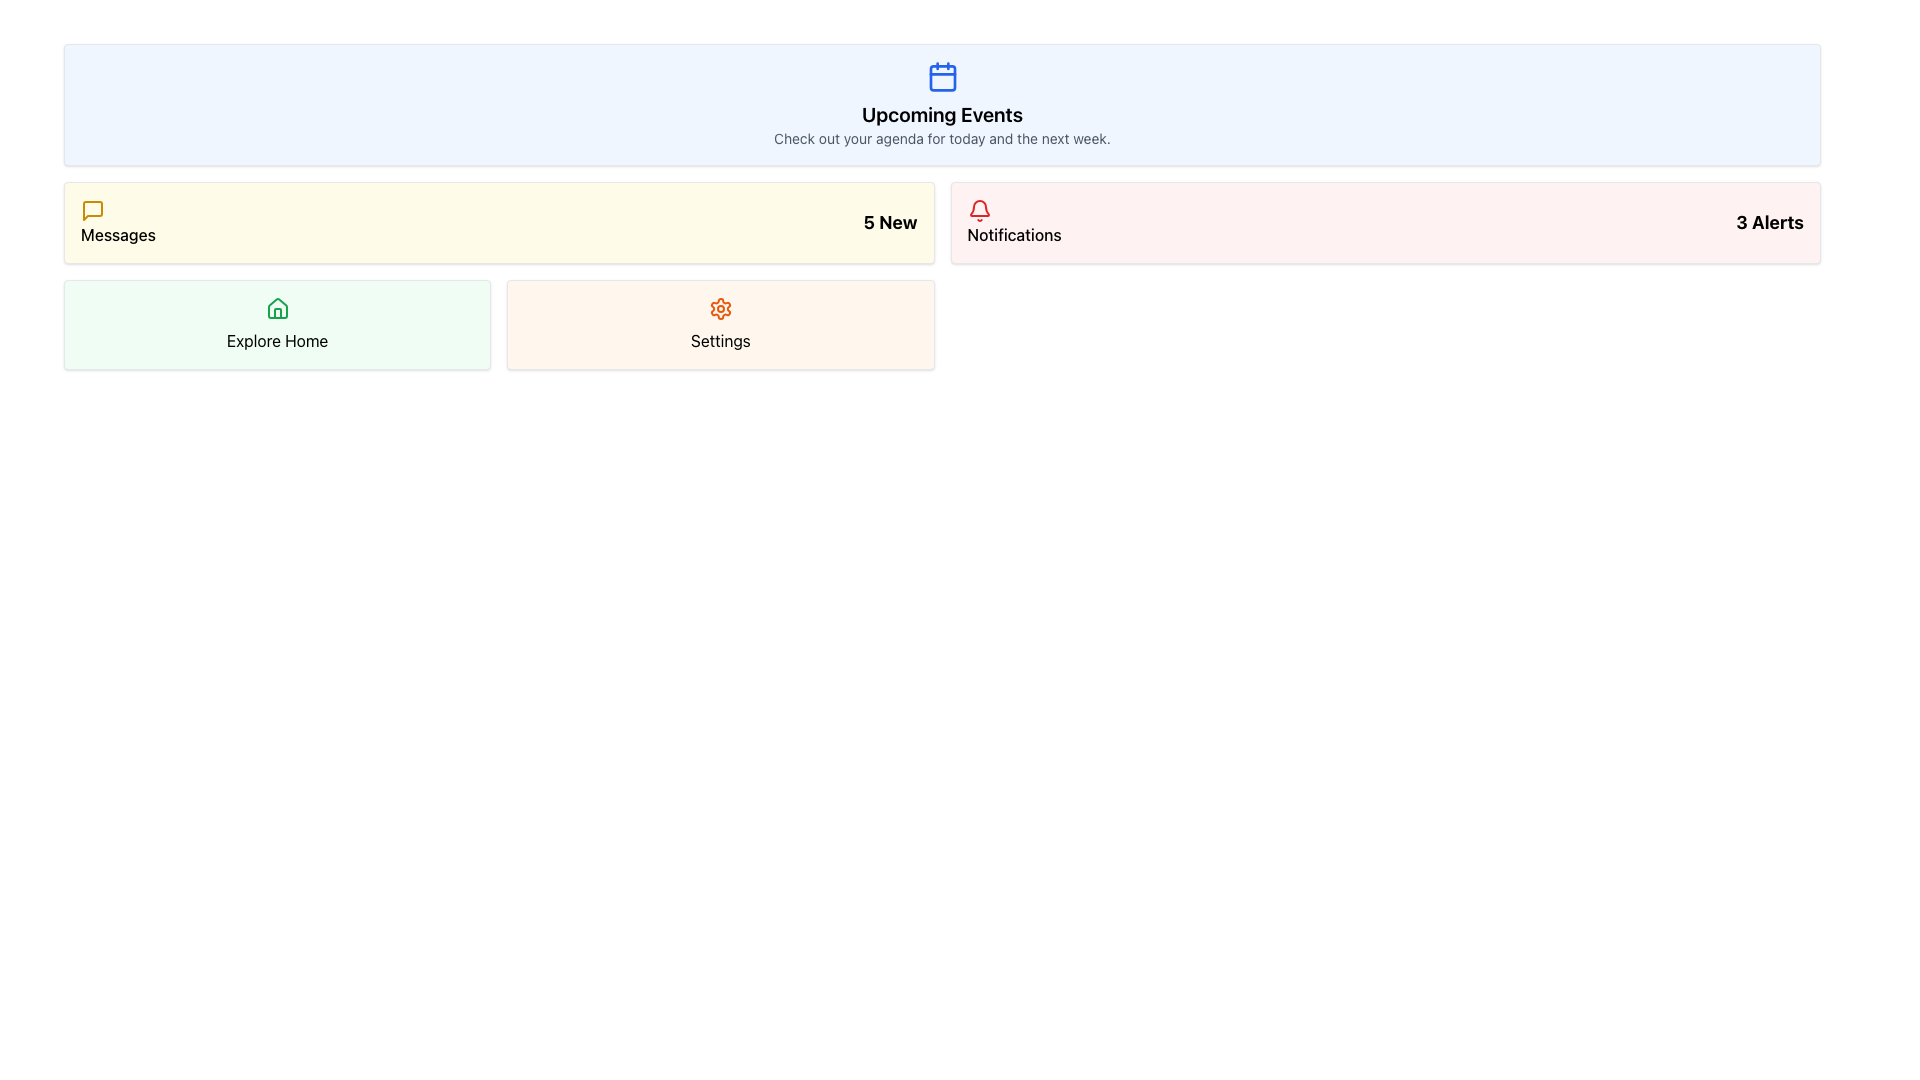  I want to click on informational text label located directly below the 'Upcoming Events' title in the top blue section of the interface, so click(941, 137).